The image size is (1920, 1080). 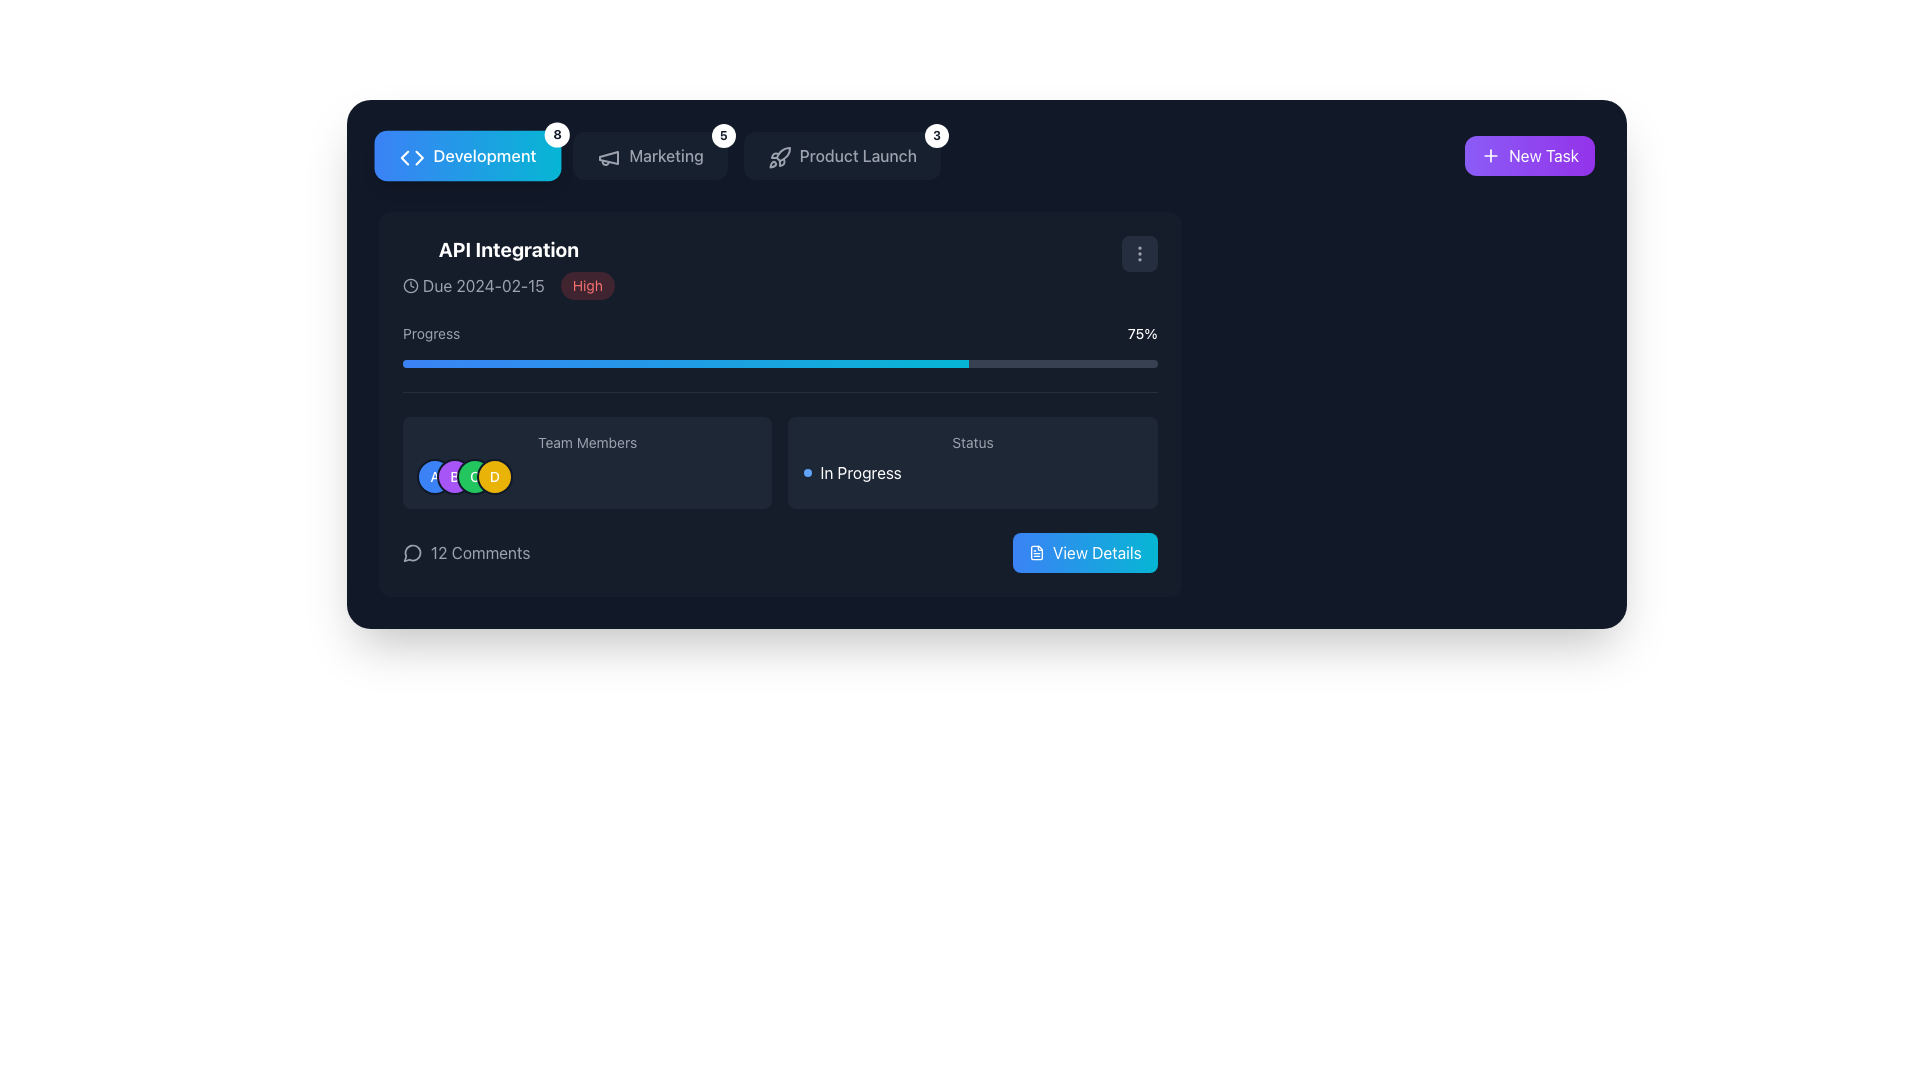 I want to click on the Icon button, which is a vertical ellipsis composed of three vertically aligned dots located at the top-right corner of the 'API Integration' task card, so click(x=1139, y=253).